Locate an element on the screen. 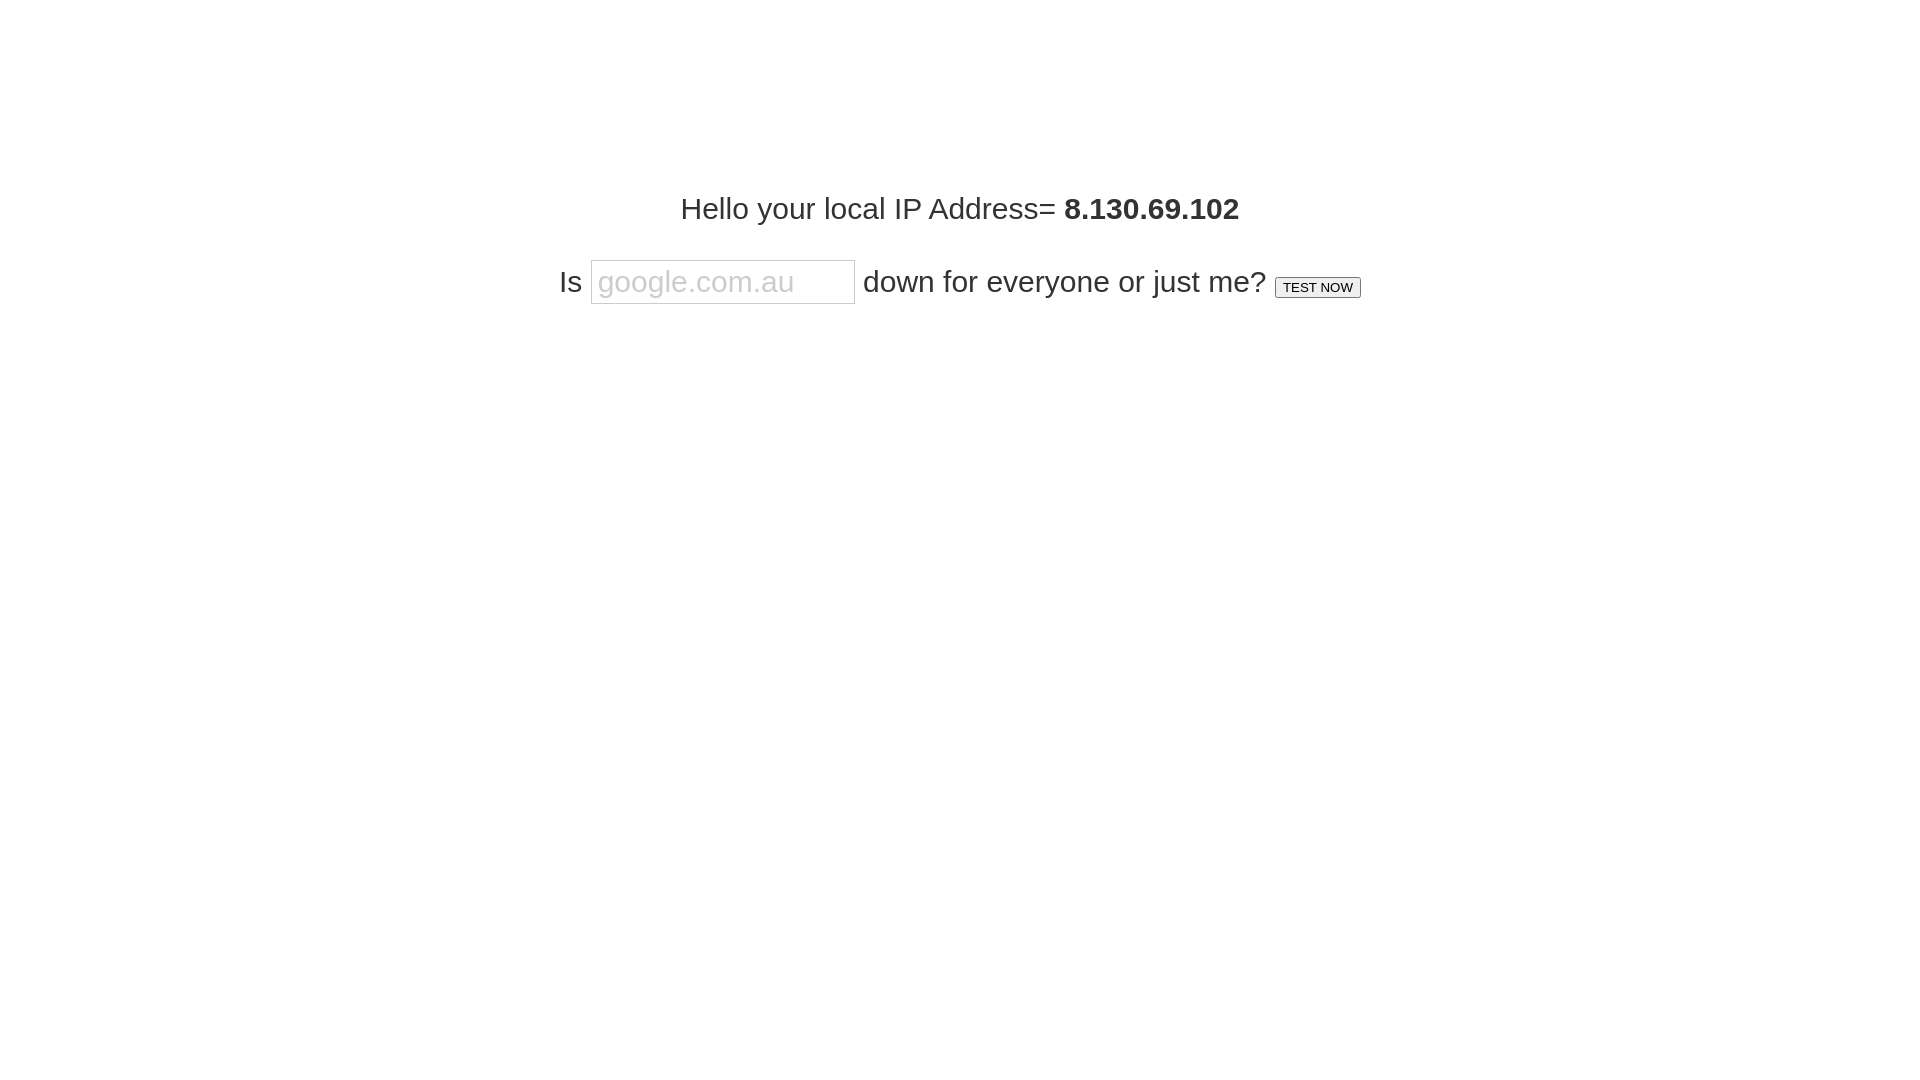 The image size is (1920, 1080). 'TEST NOW' is located at coordinates (1274, 287).